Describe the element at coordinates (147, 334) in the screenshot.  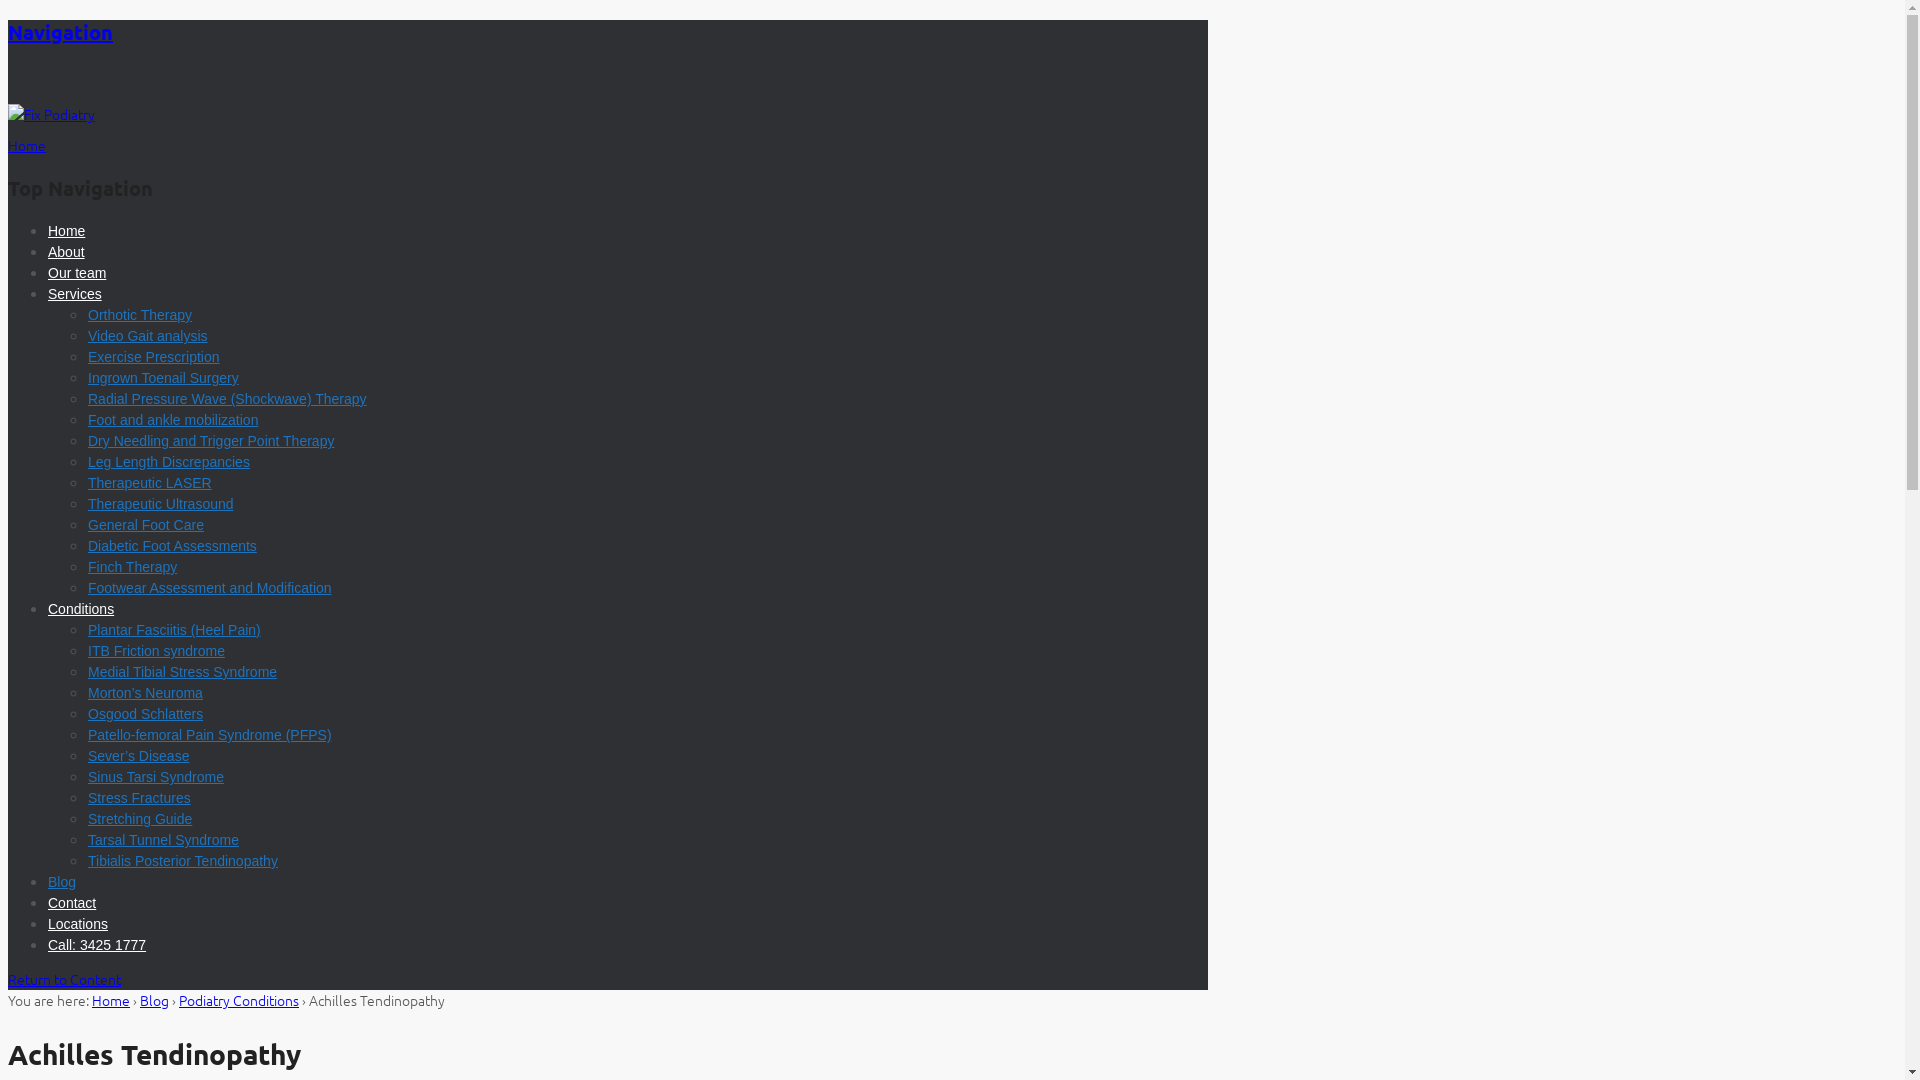
I see `'Video Gait analysis'` at that location.